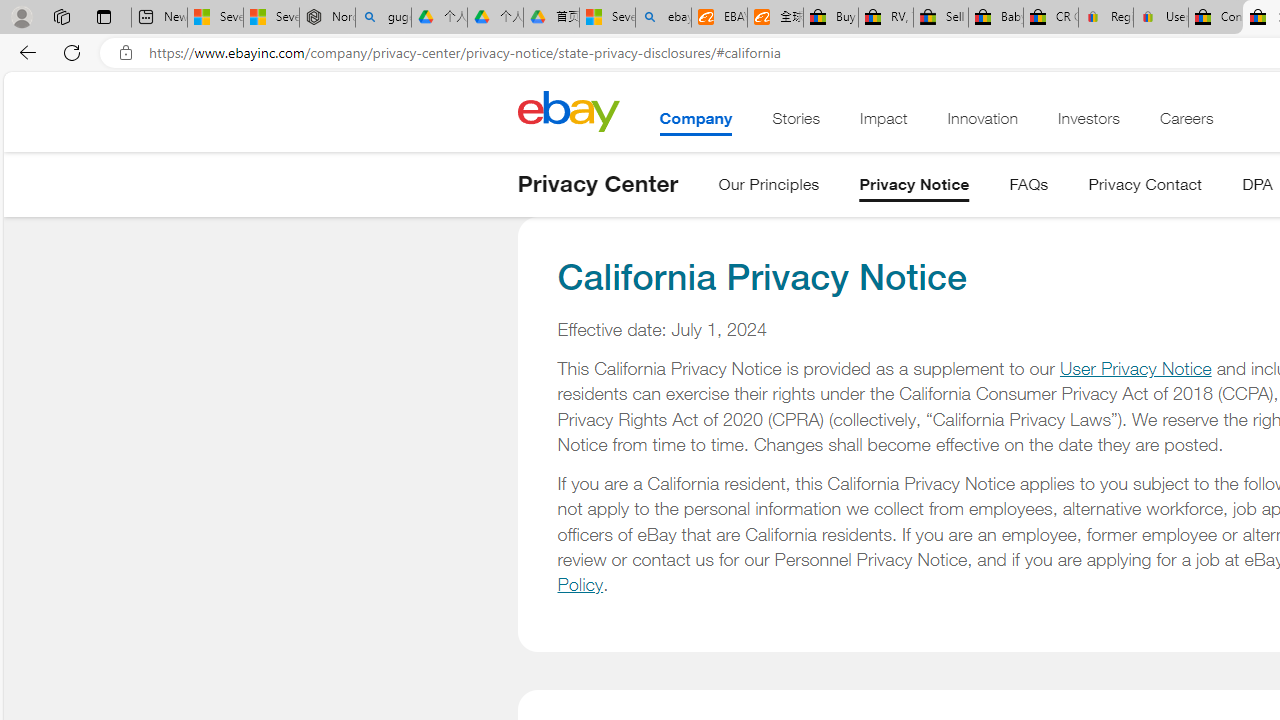 The image size is (1280, 720). What do you see at coordinates (596, 183) in the screenshot?
I see `'Privacy Center'` at bounding box center [596, 183].